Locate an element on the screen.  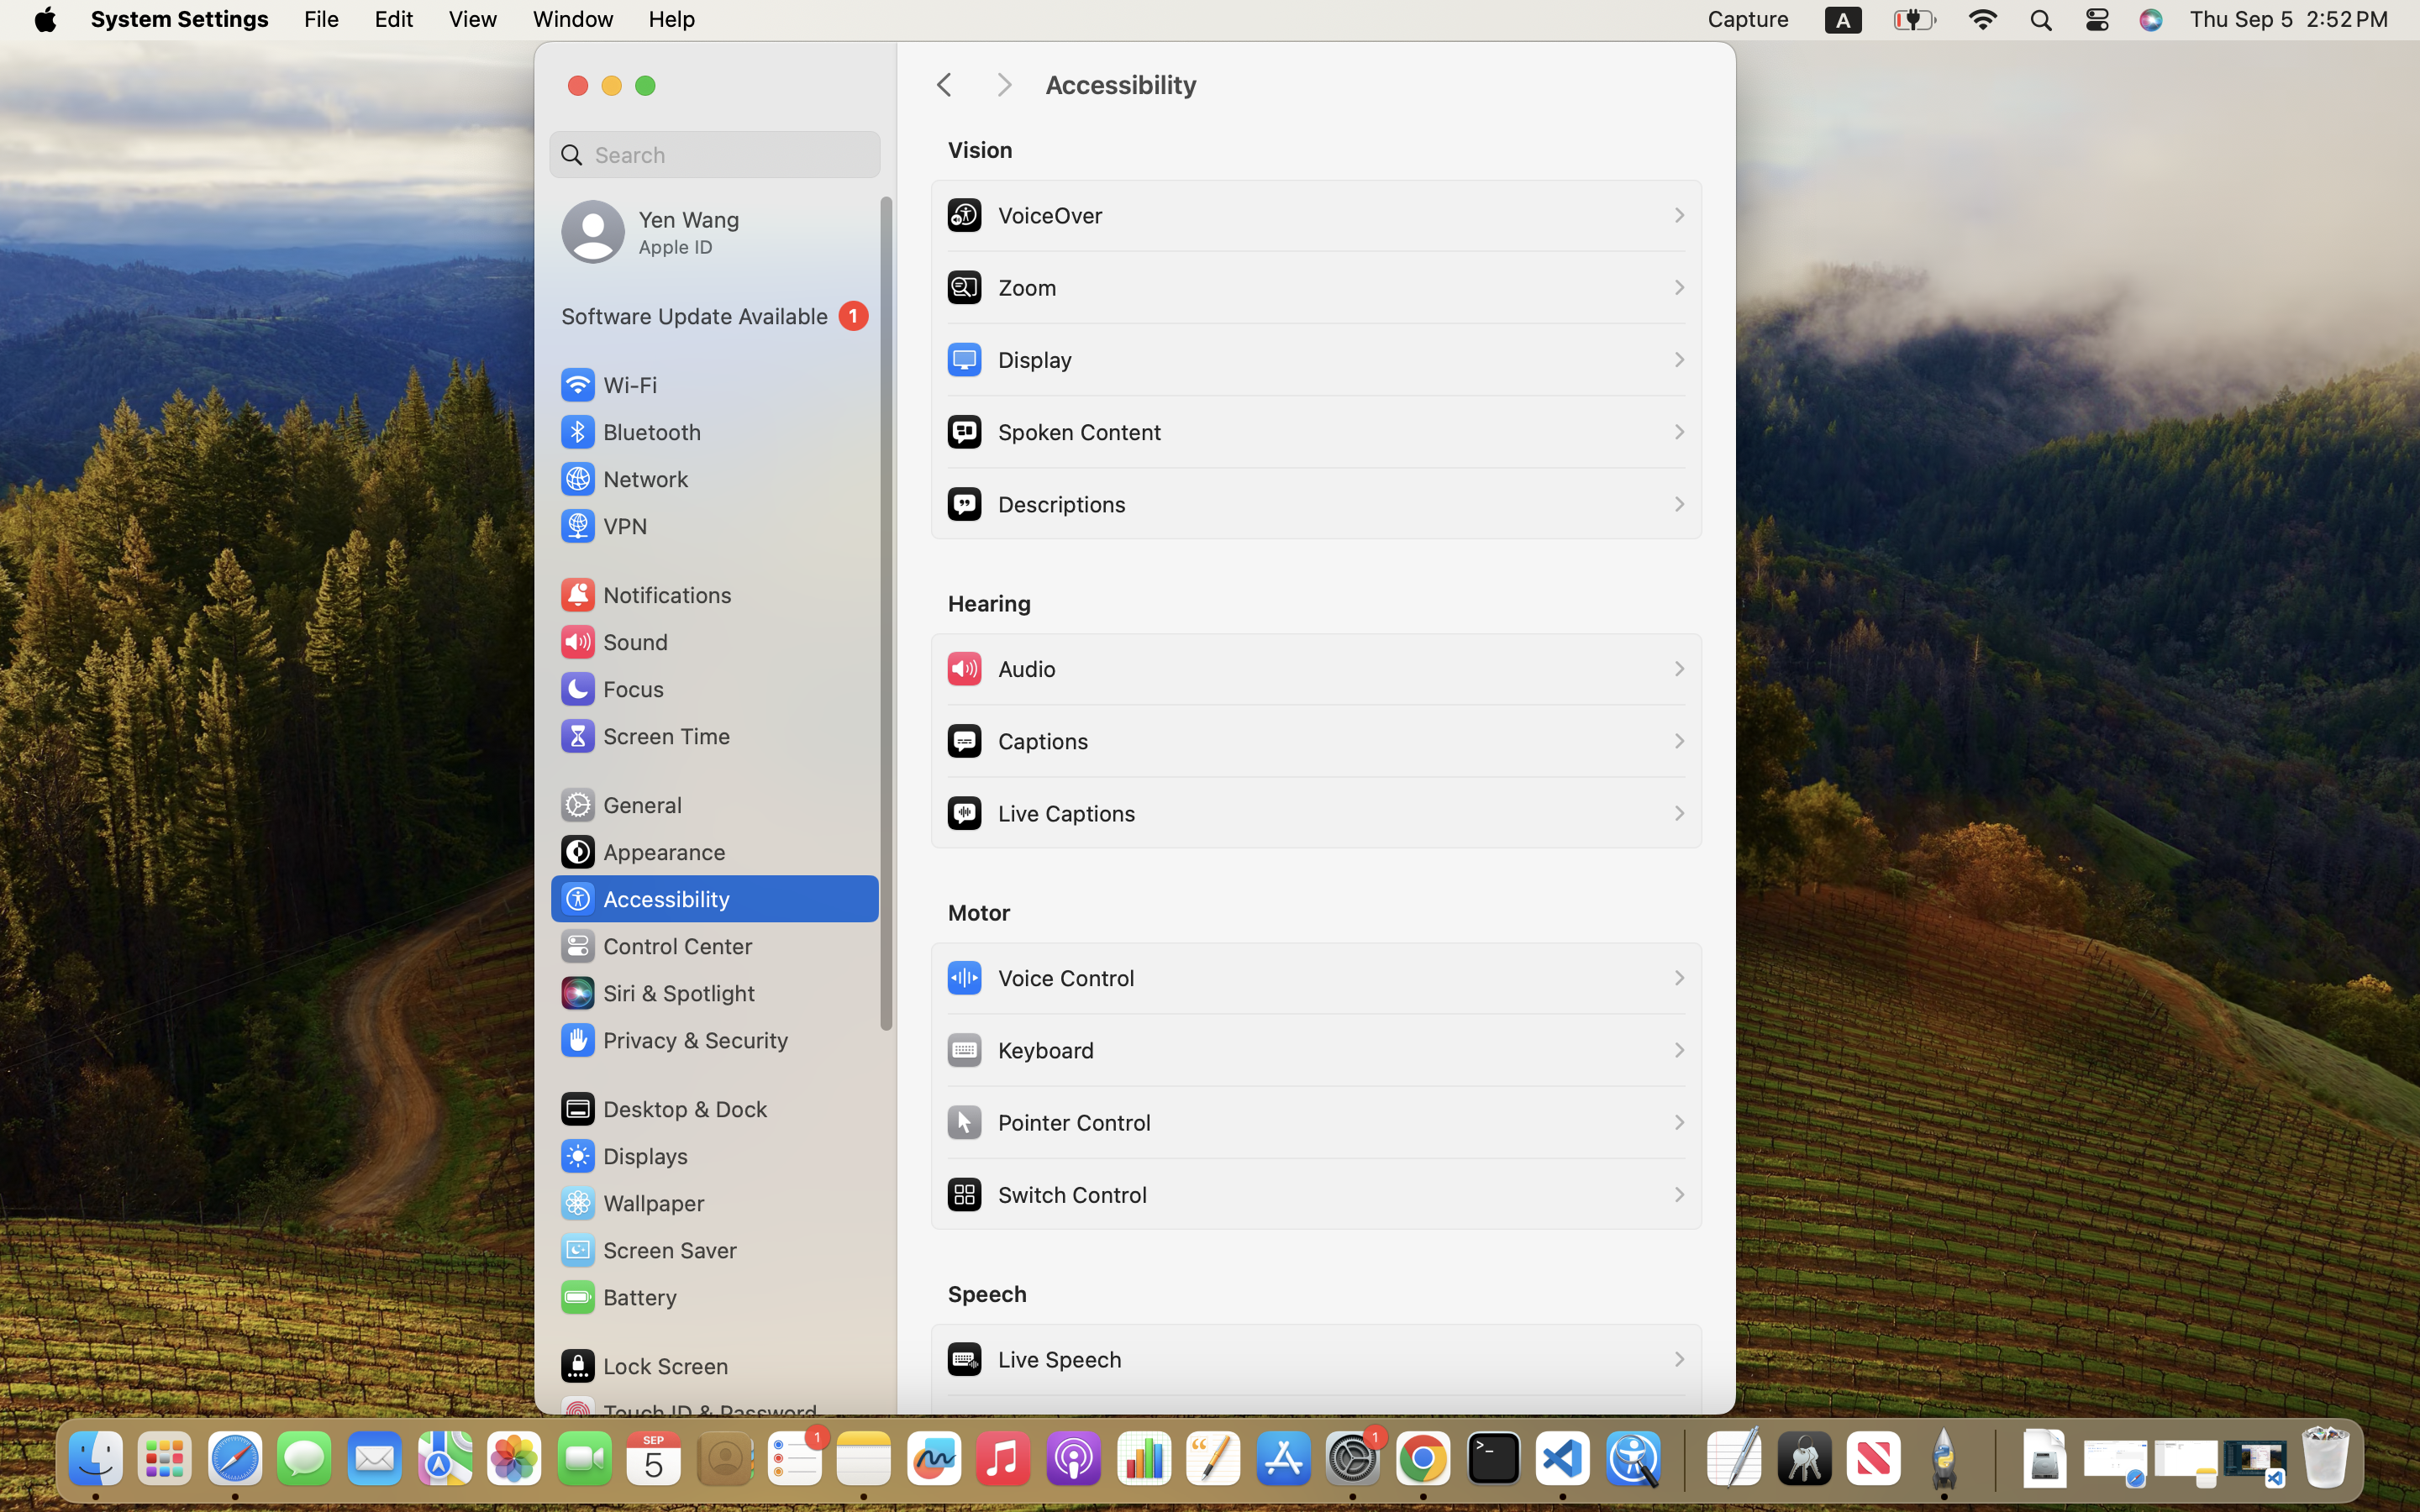
'Lock Screen' is located at coordinates (644, 1364).